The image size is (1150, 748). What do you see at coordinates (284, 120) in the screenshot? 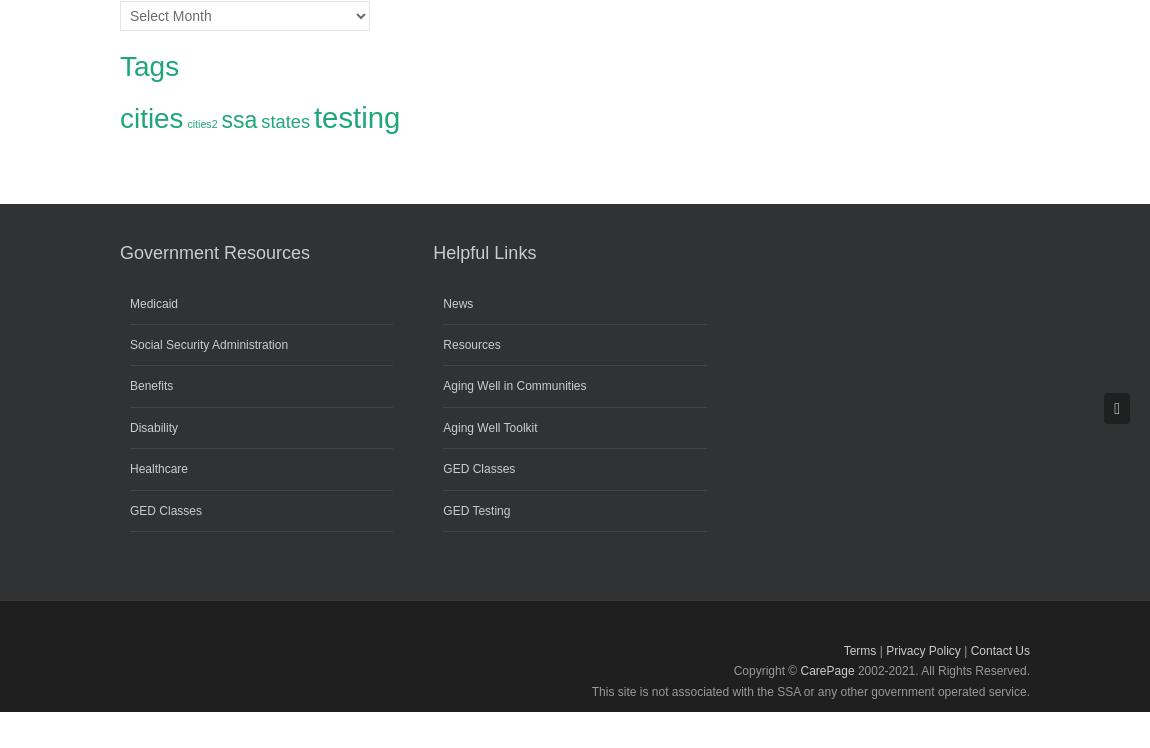
I see `'states'` at bounding box center [284, 120].